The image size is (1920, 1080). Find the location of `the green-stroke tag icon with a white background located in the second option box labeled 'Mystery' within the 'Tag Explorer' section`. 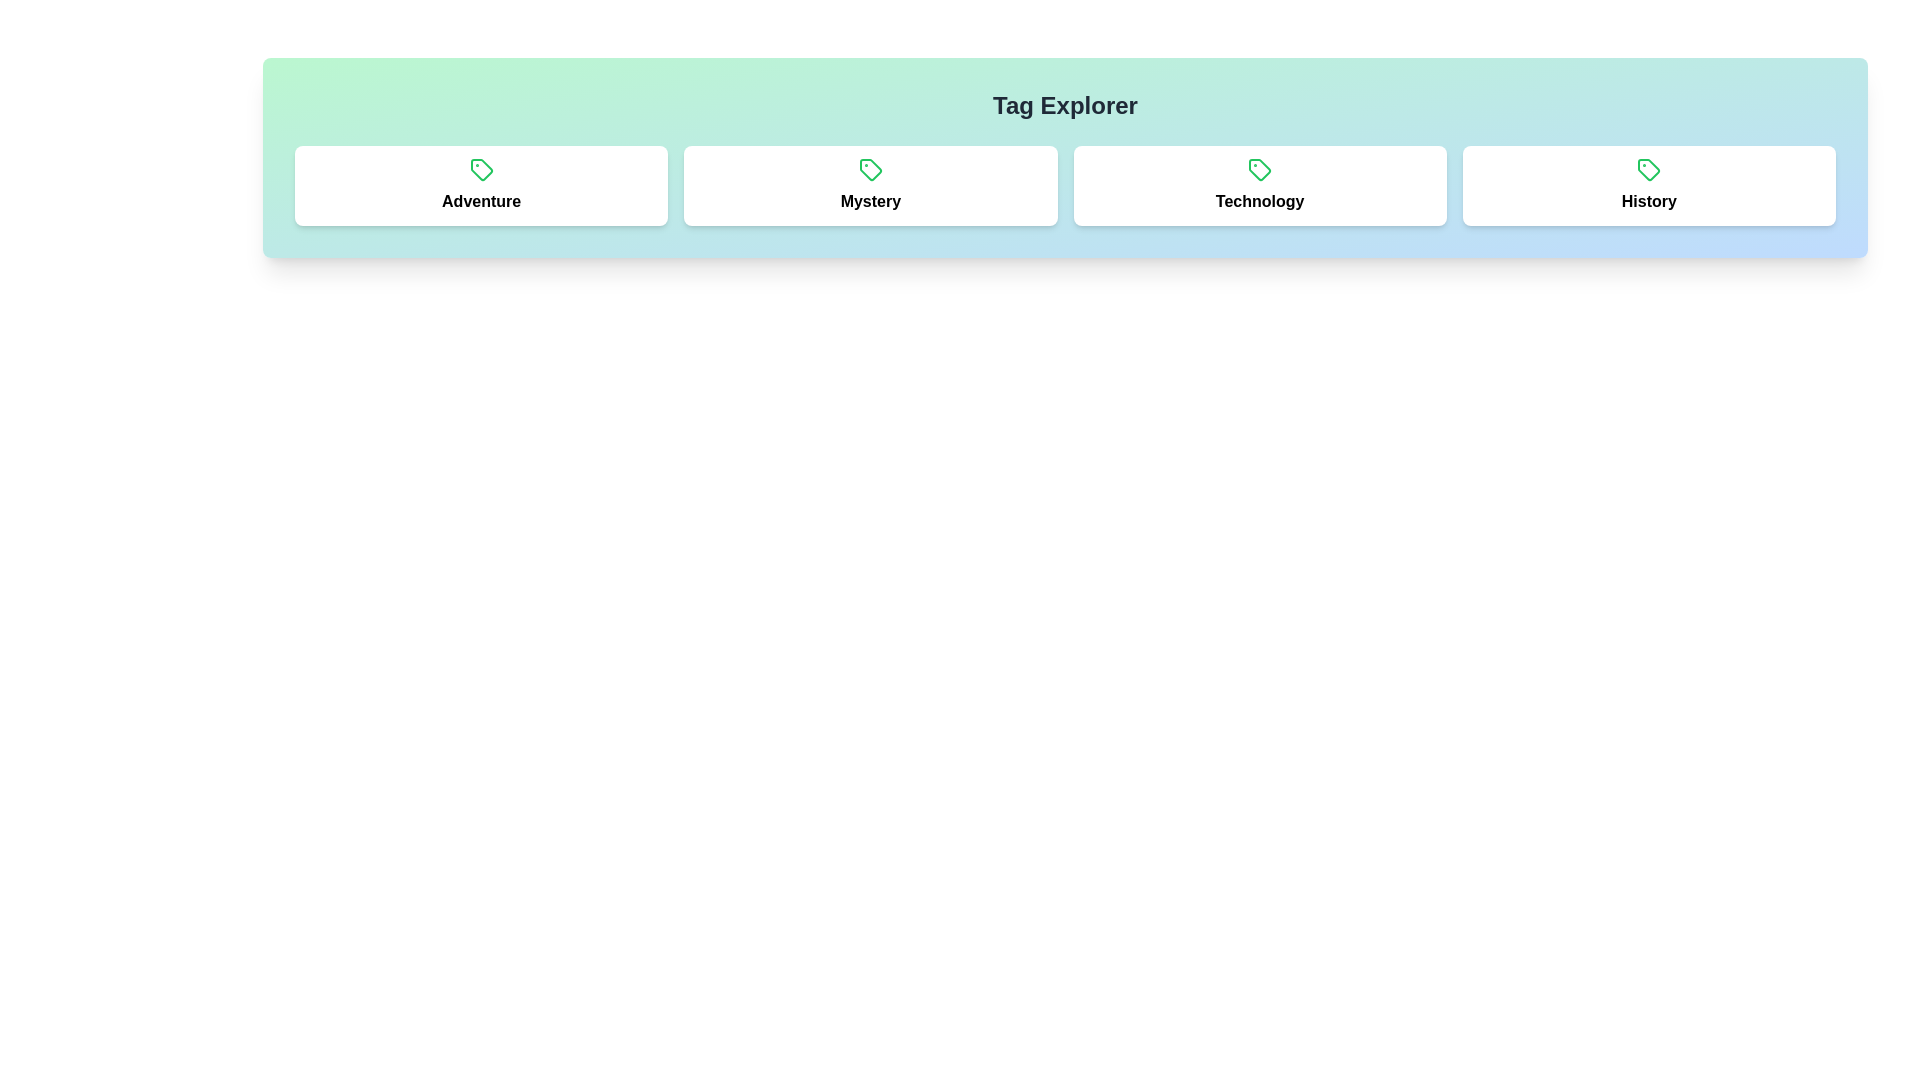

the green-stroke tag icon with a white background located in the second option box labeled 'Mystery' within the 'Tag Explorer' section is located at coordinates (870, 168).